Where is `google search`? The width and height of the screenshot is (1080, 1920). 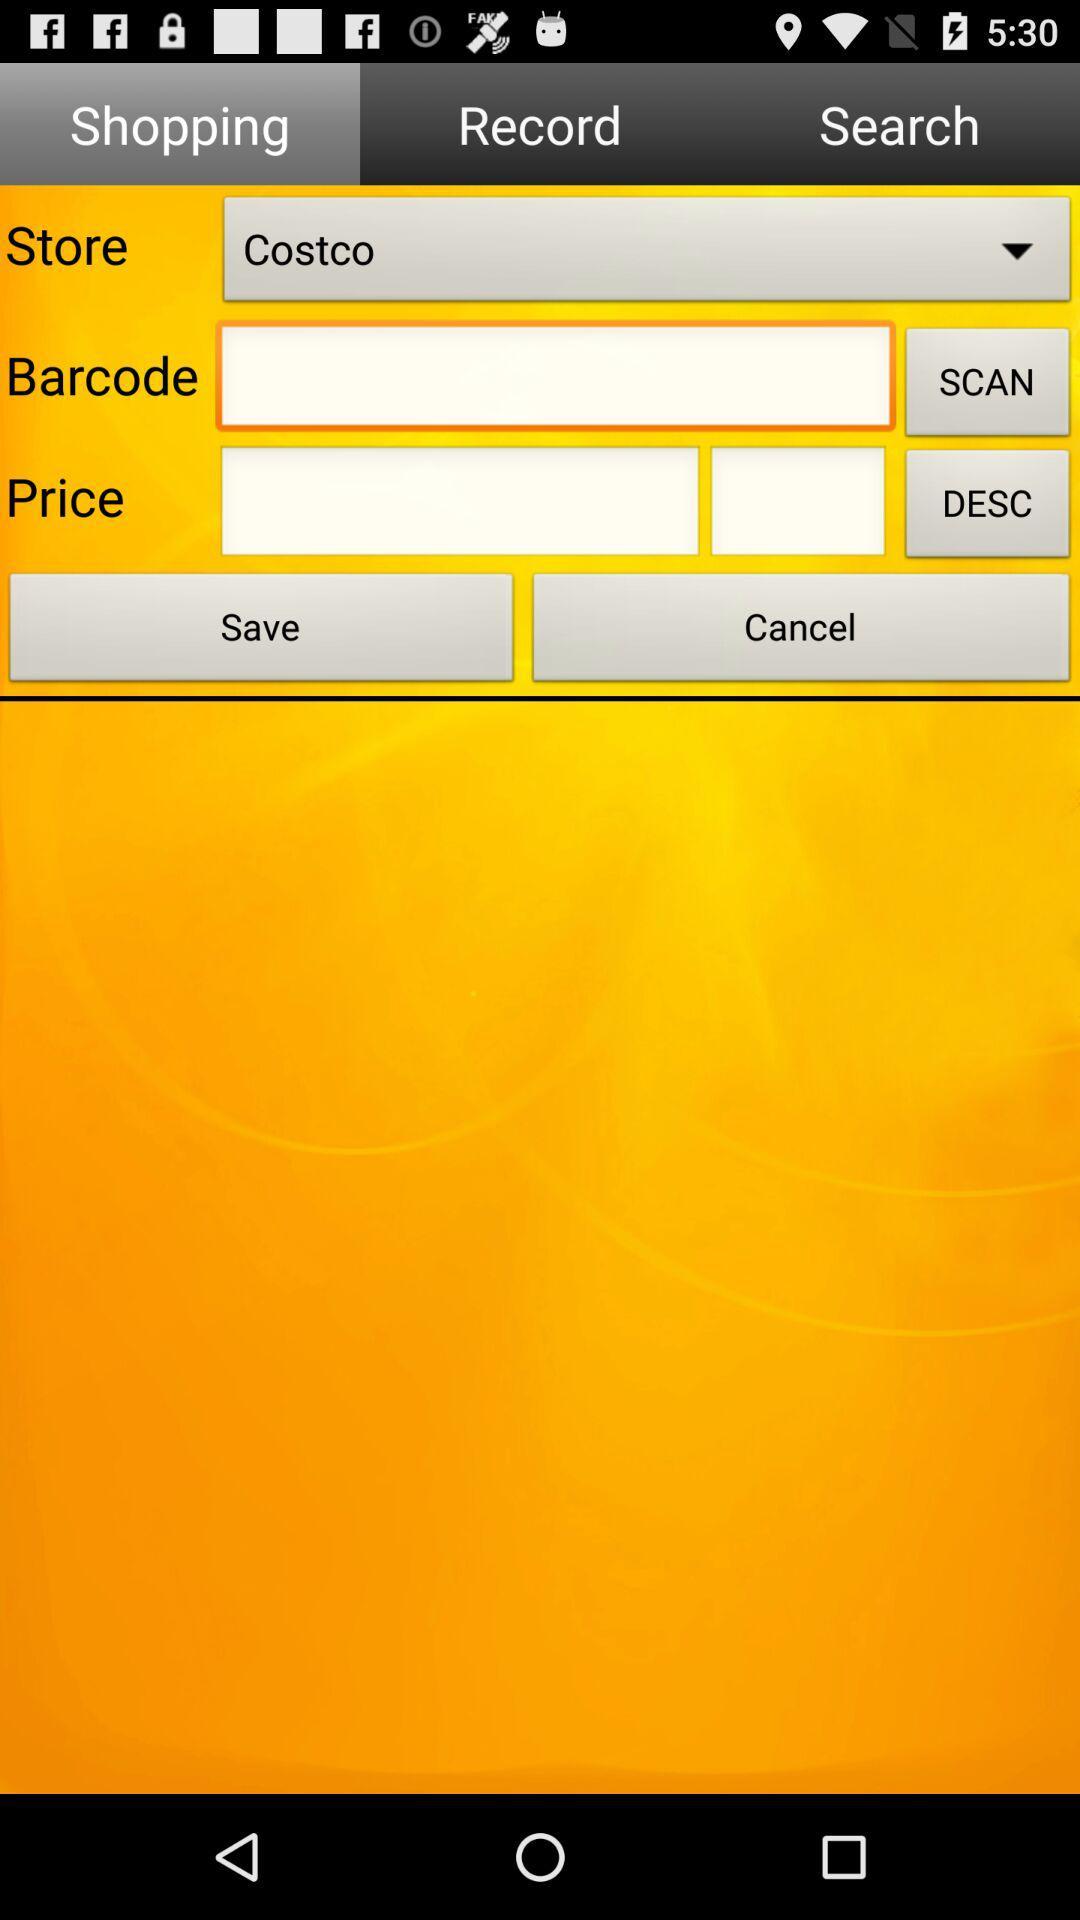 google search is located at coordinates (555, 380).